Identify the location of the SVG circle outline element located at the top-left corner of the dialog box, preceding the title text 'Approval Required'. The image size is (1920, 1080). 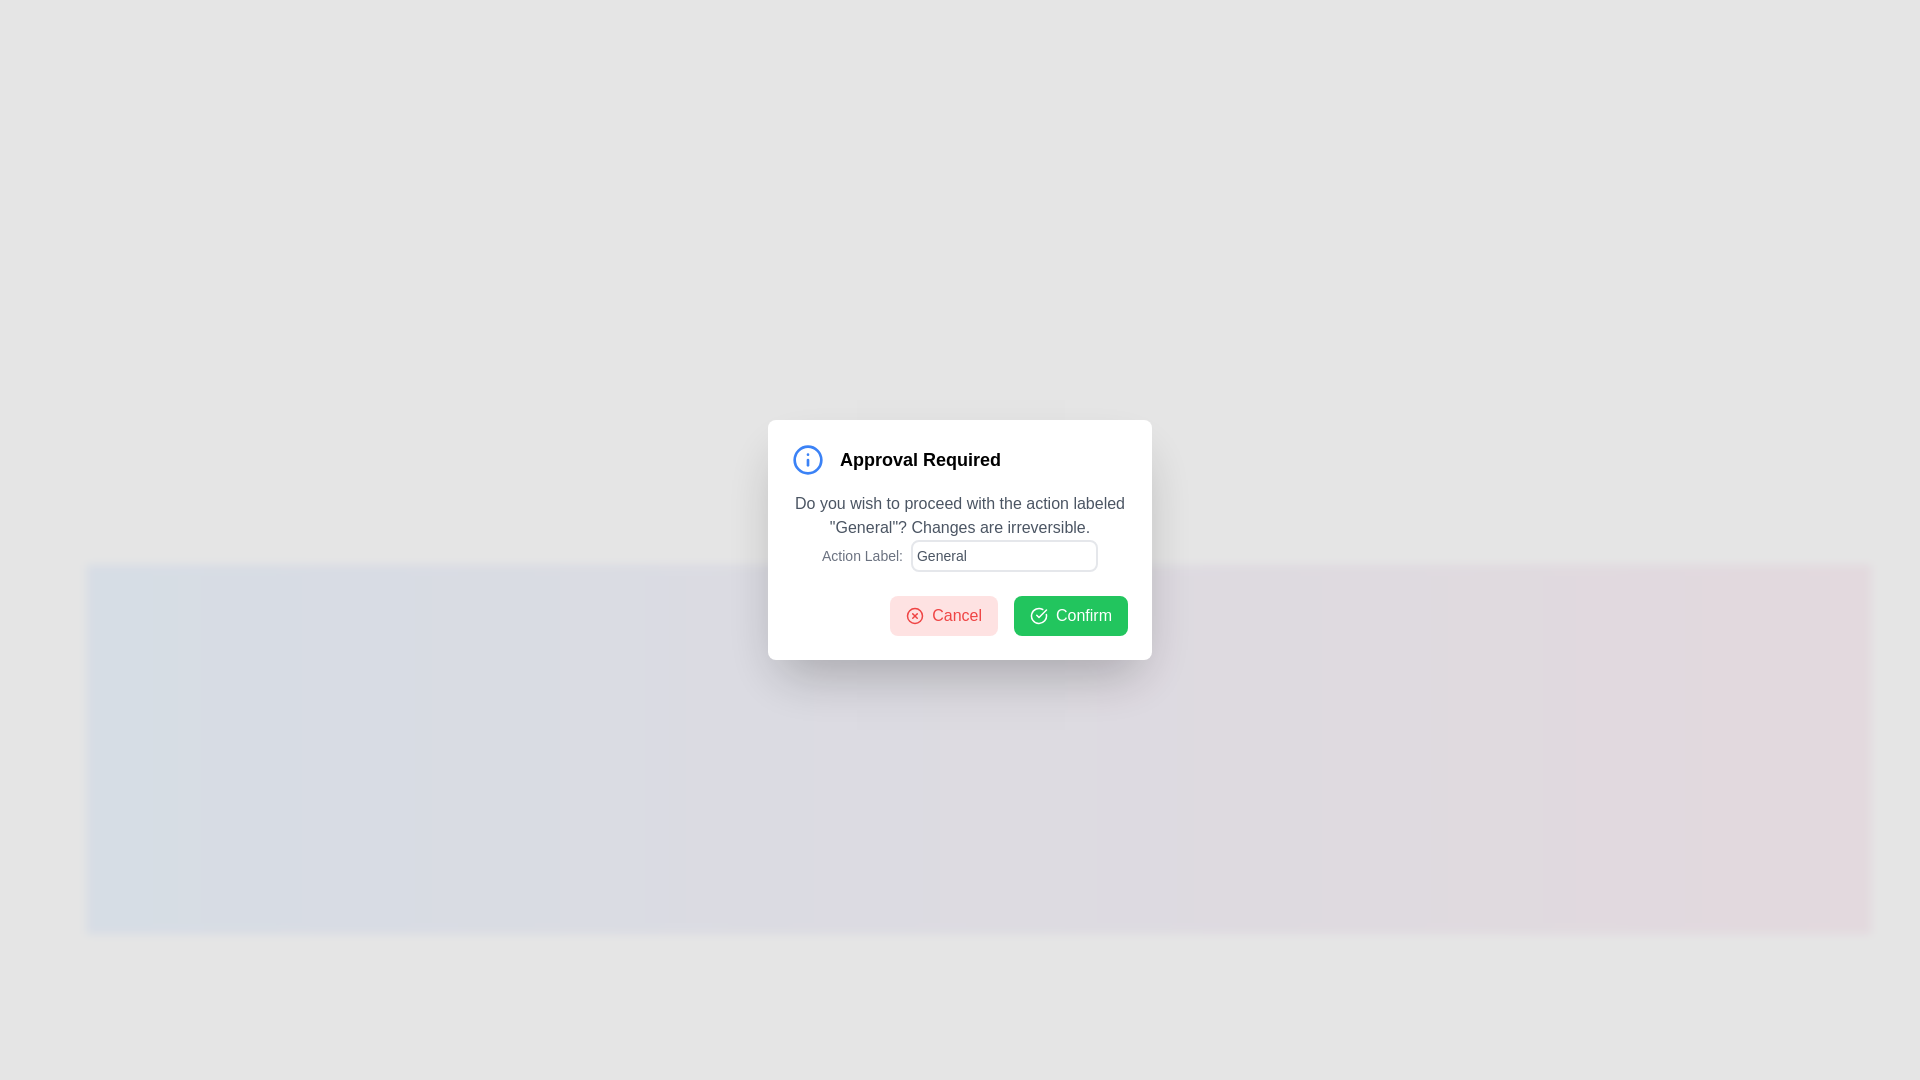
(914, 615).